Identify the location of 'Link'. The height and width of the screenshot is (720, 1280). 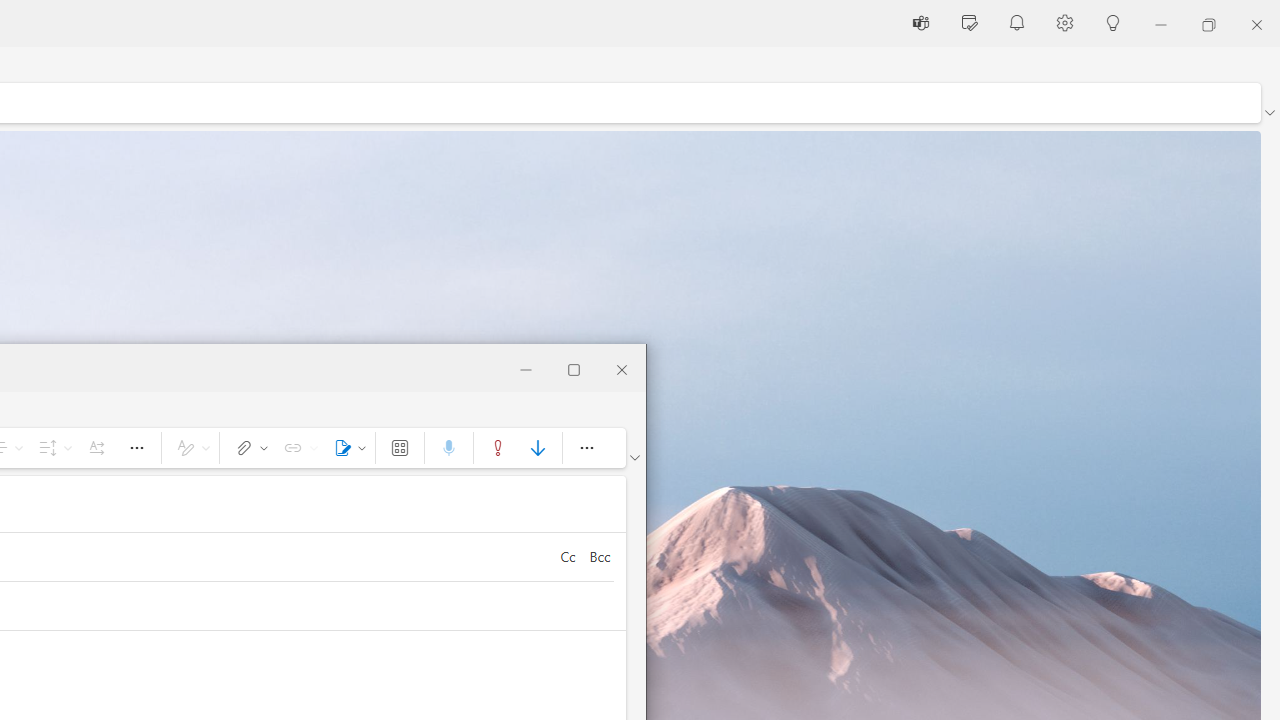
(296, 446).